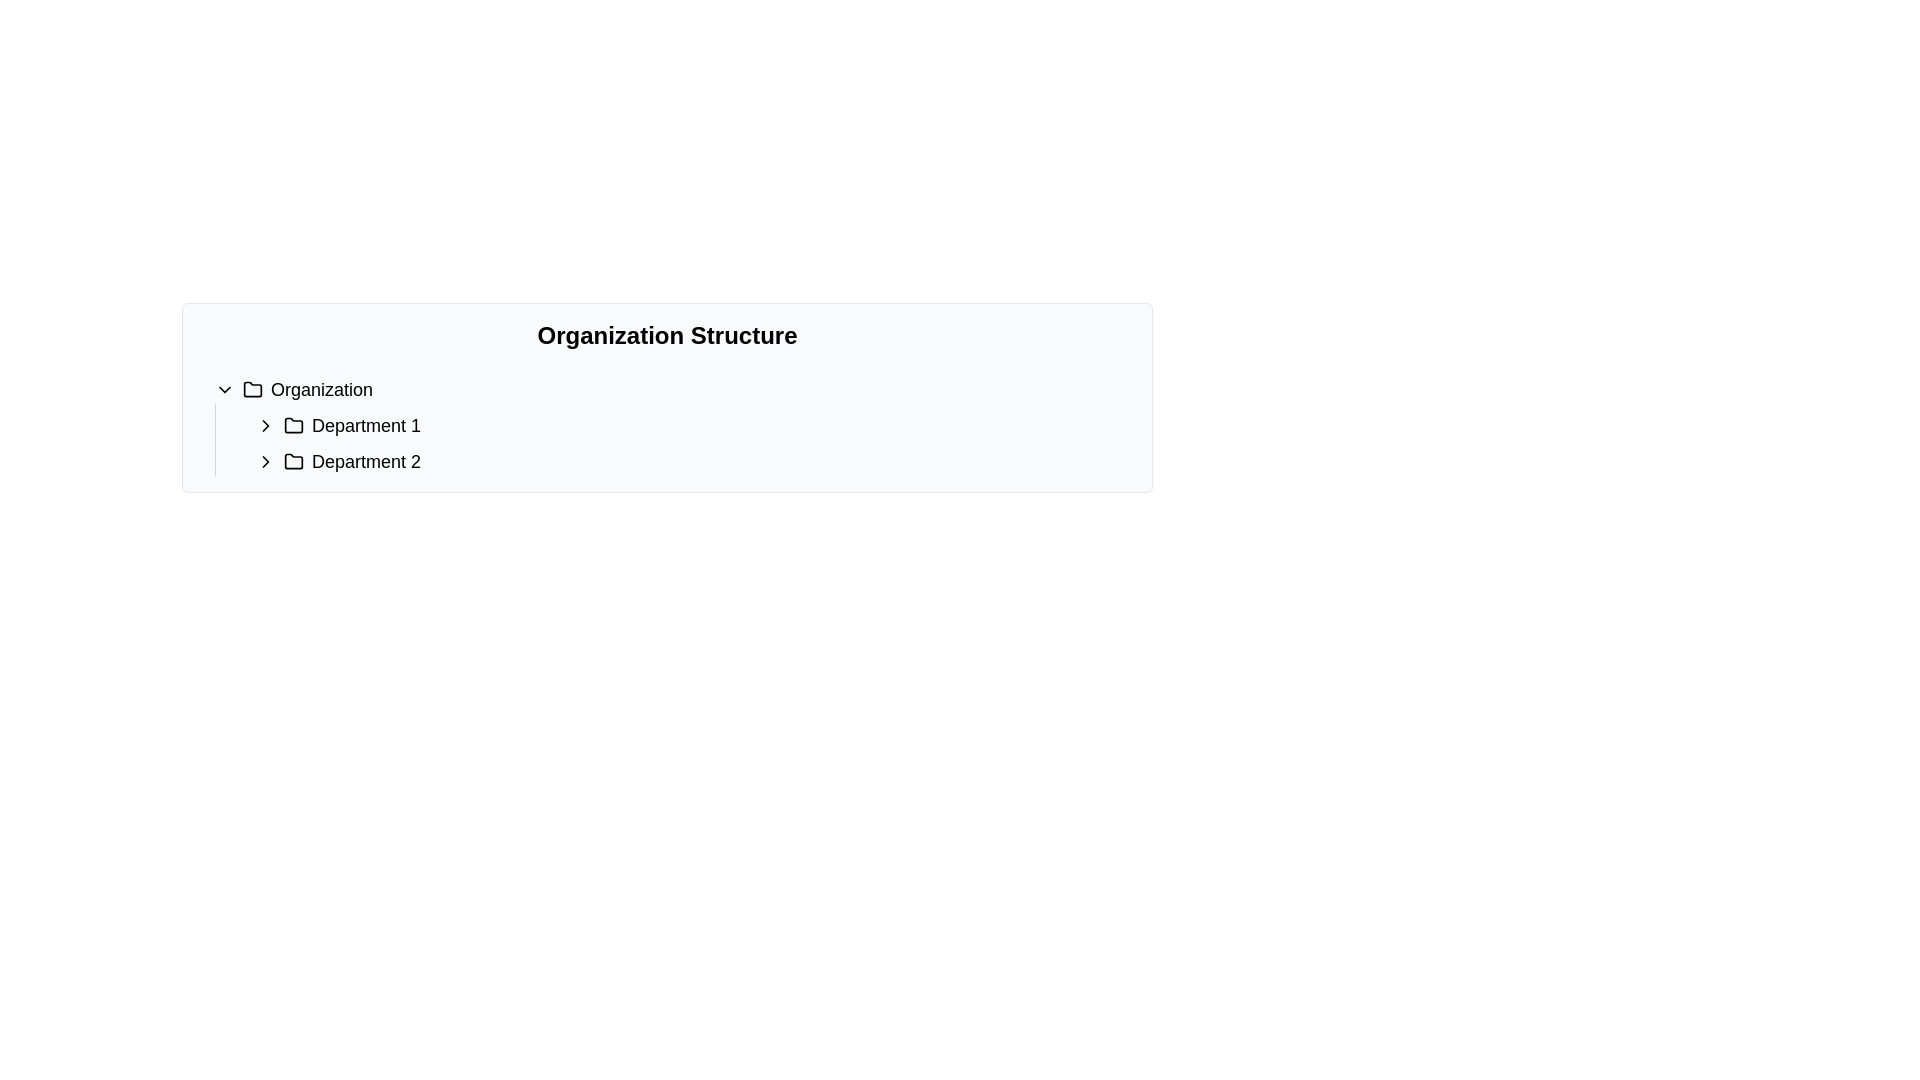  Describe the element at coordinates (292, 423) in the screenshot. I see `the folder icon that visually represents a directory, located beside the text 'Department 1'` at that location.